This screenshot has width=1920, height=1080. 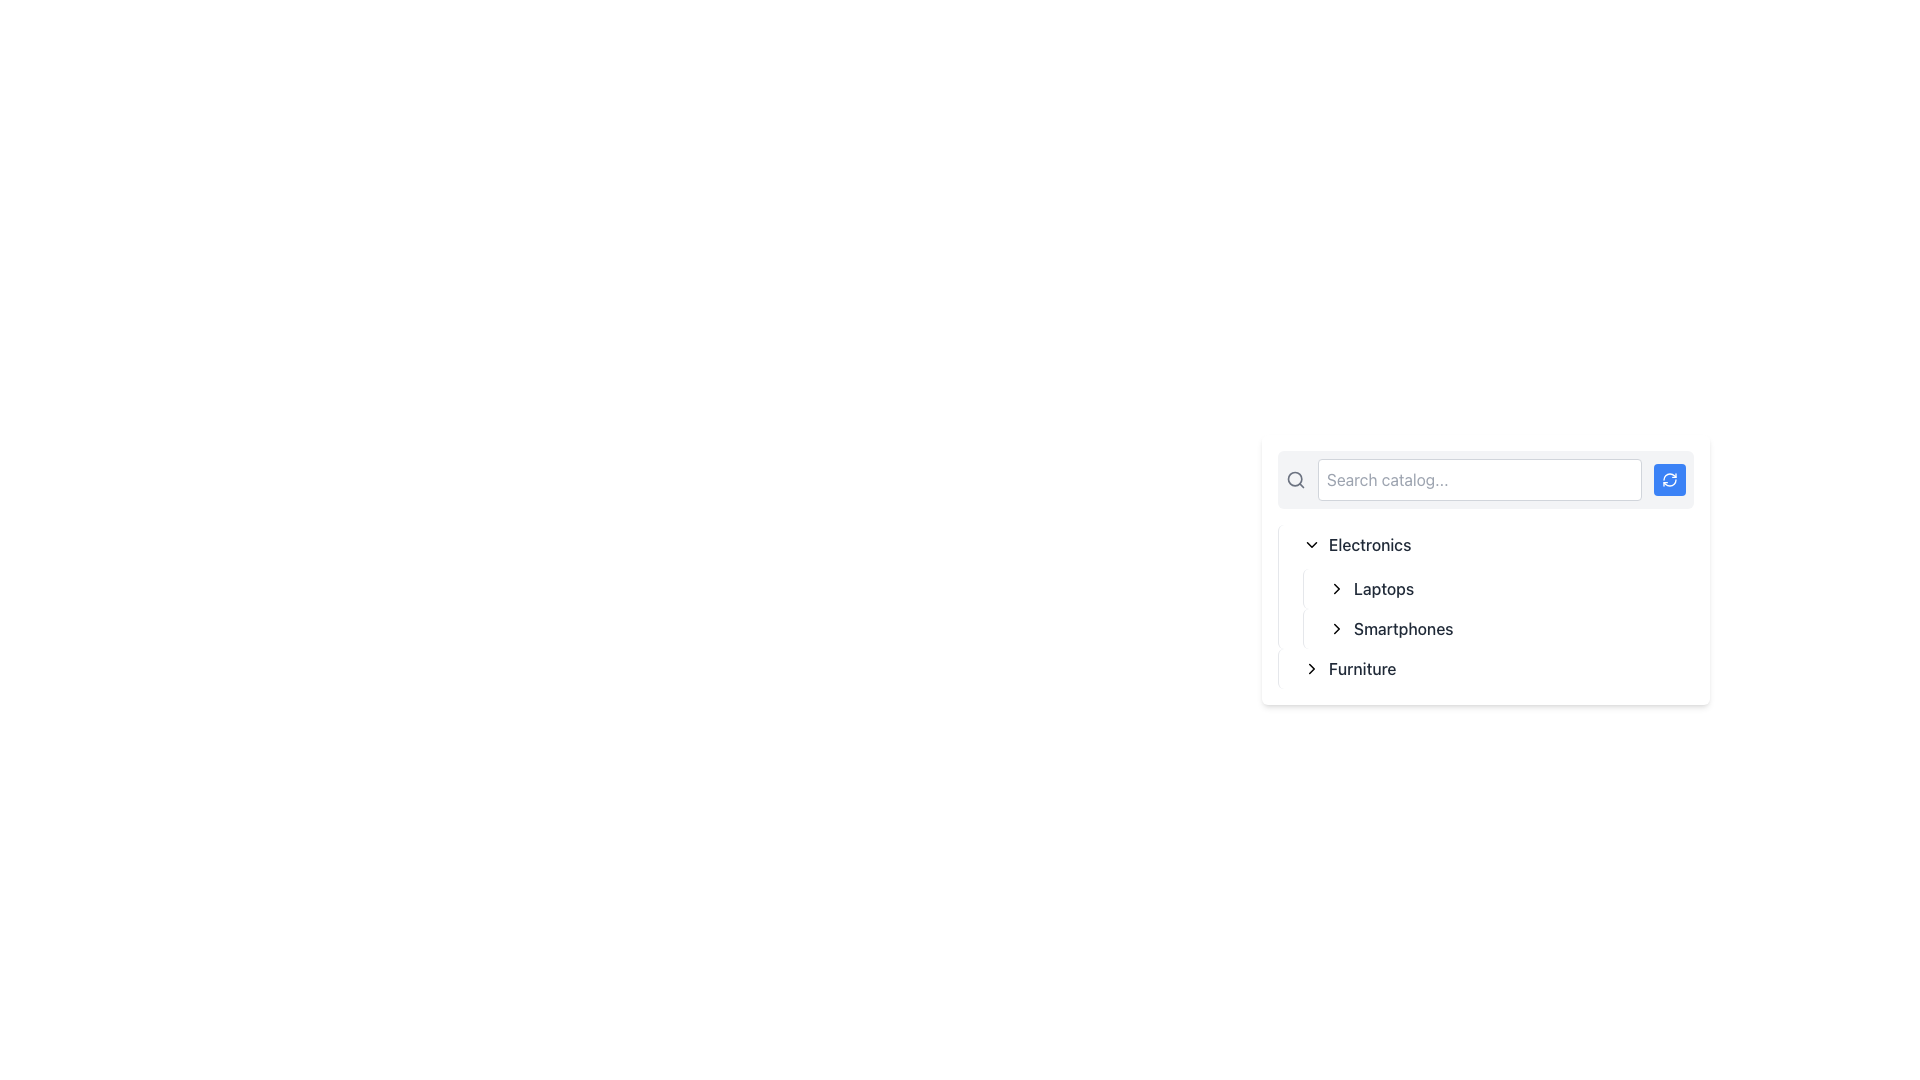 I want to click on the downward chevron icon styled with a black stroke and clear fill, located to the left of the 'Electronics' text label in the navigation menu for visual feedback, so click(x=1311, y=544).